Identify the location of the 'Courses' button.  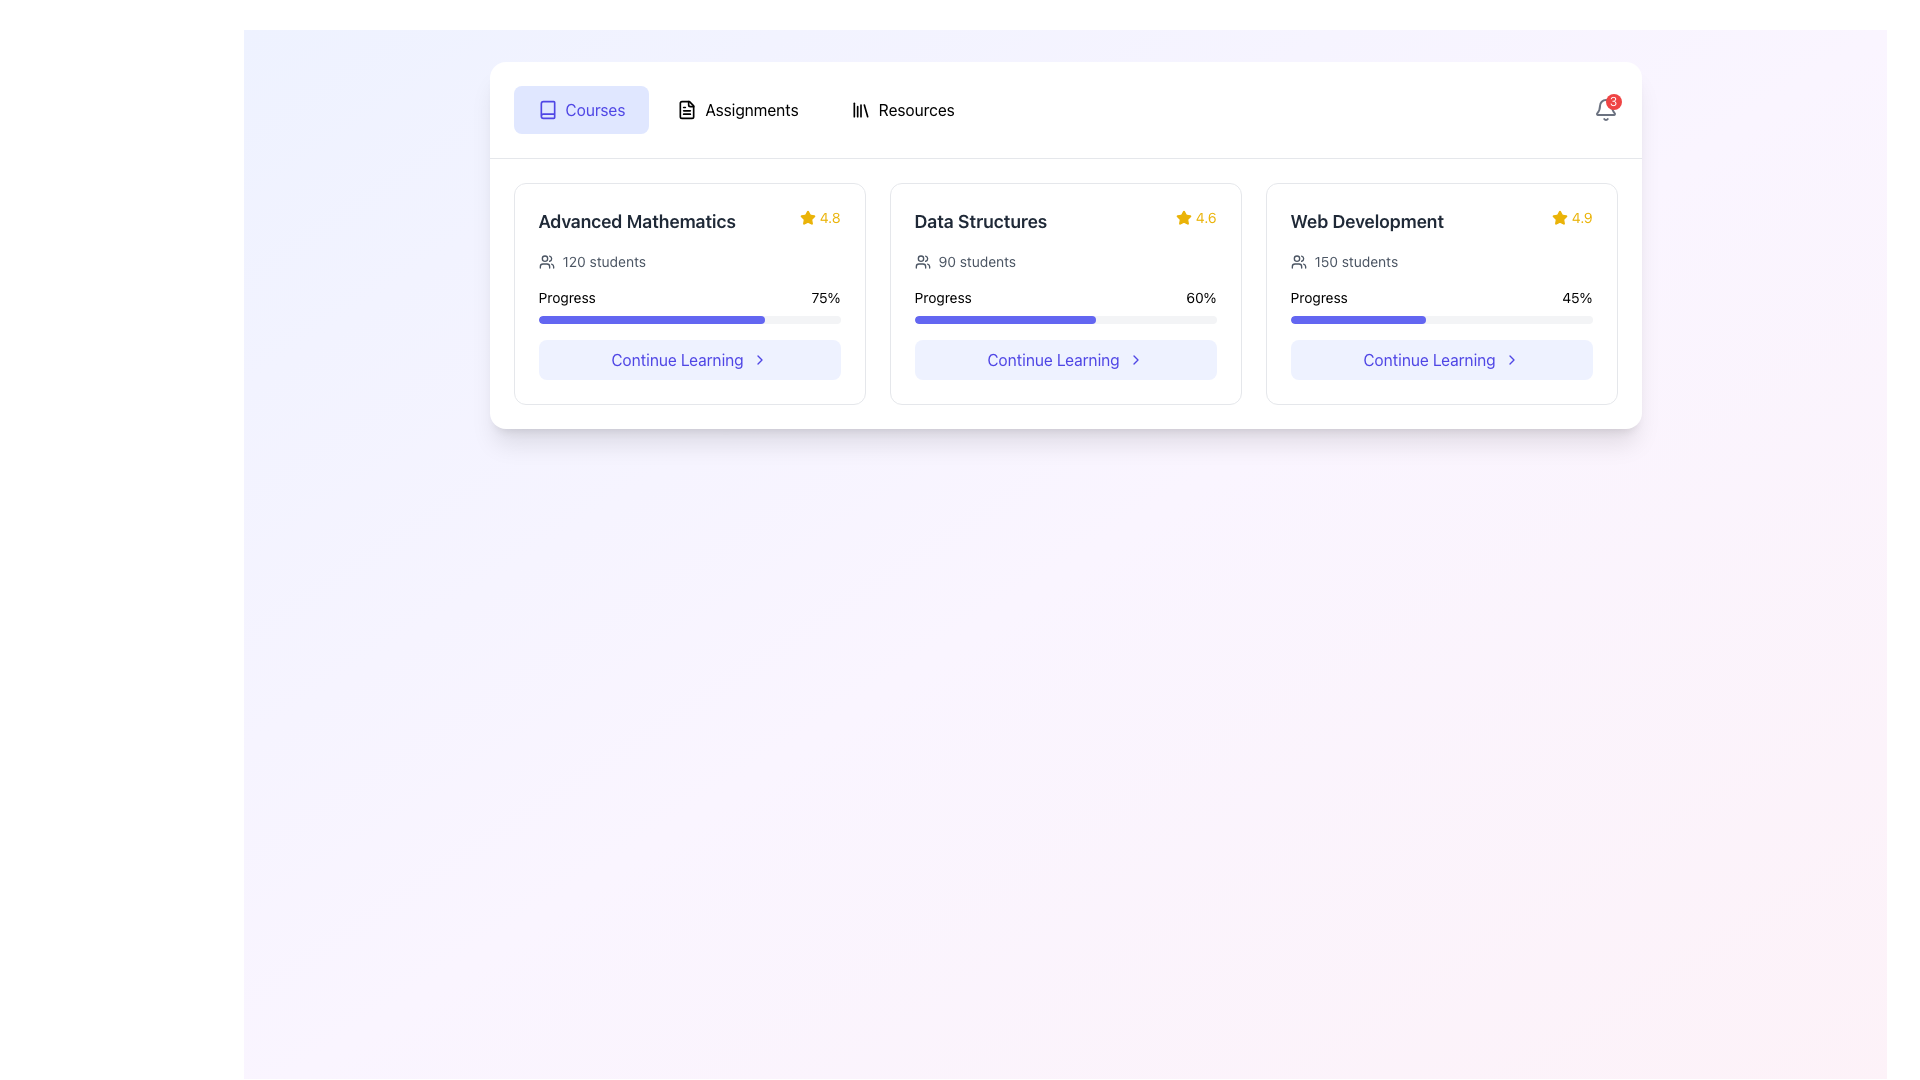
(580, 110).